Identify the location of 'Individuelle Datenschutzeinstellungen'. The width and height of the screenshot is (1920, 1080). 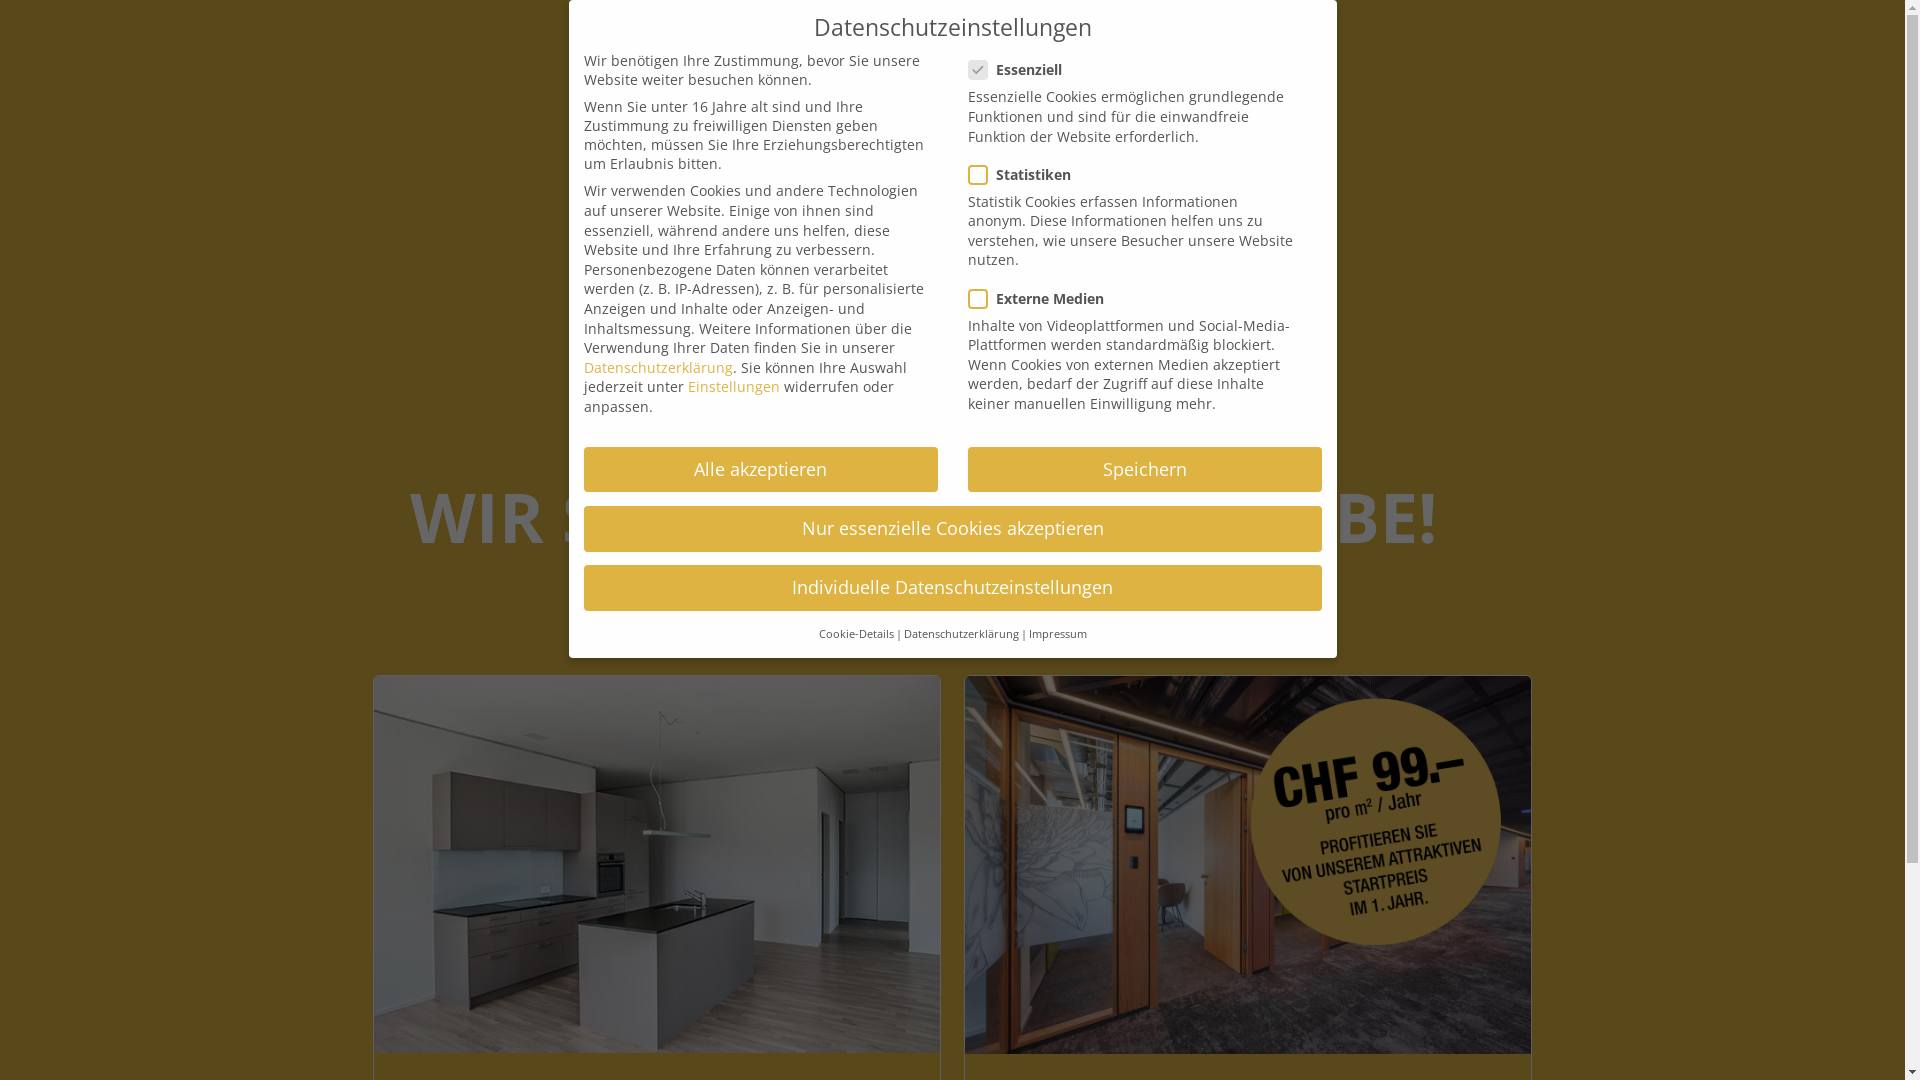
(583, 586).